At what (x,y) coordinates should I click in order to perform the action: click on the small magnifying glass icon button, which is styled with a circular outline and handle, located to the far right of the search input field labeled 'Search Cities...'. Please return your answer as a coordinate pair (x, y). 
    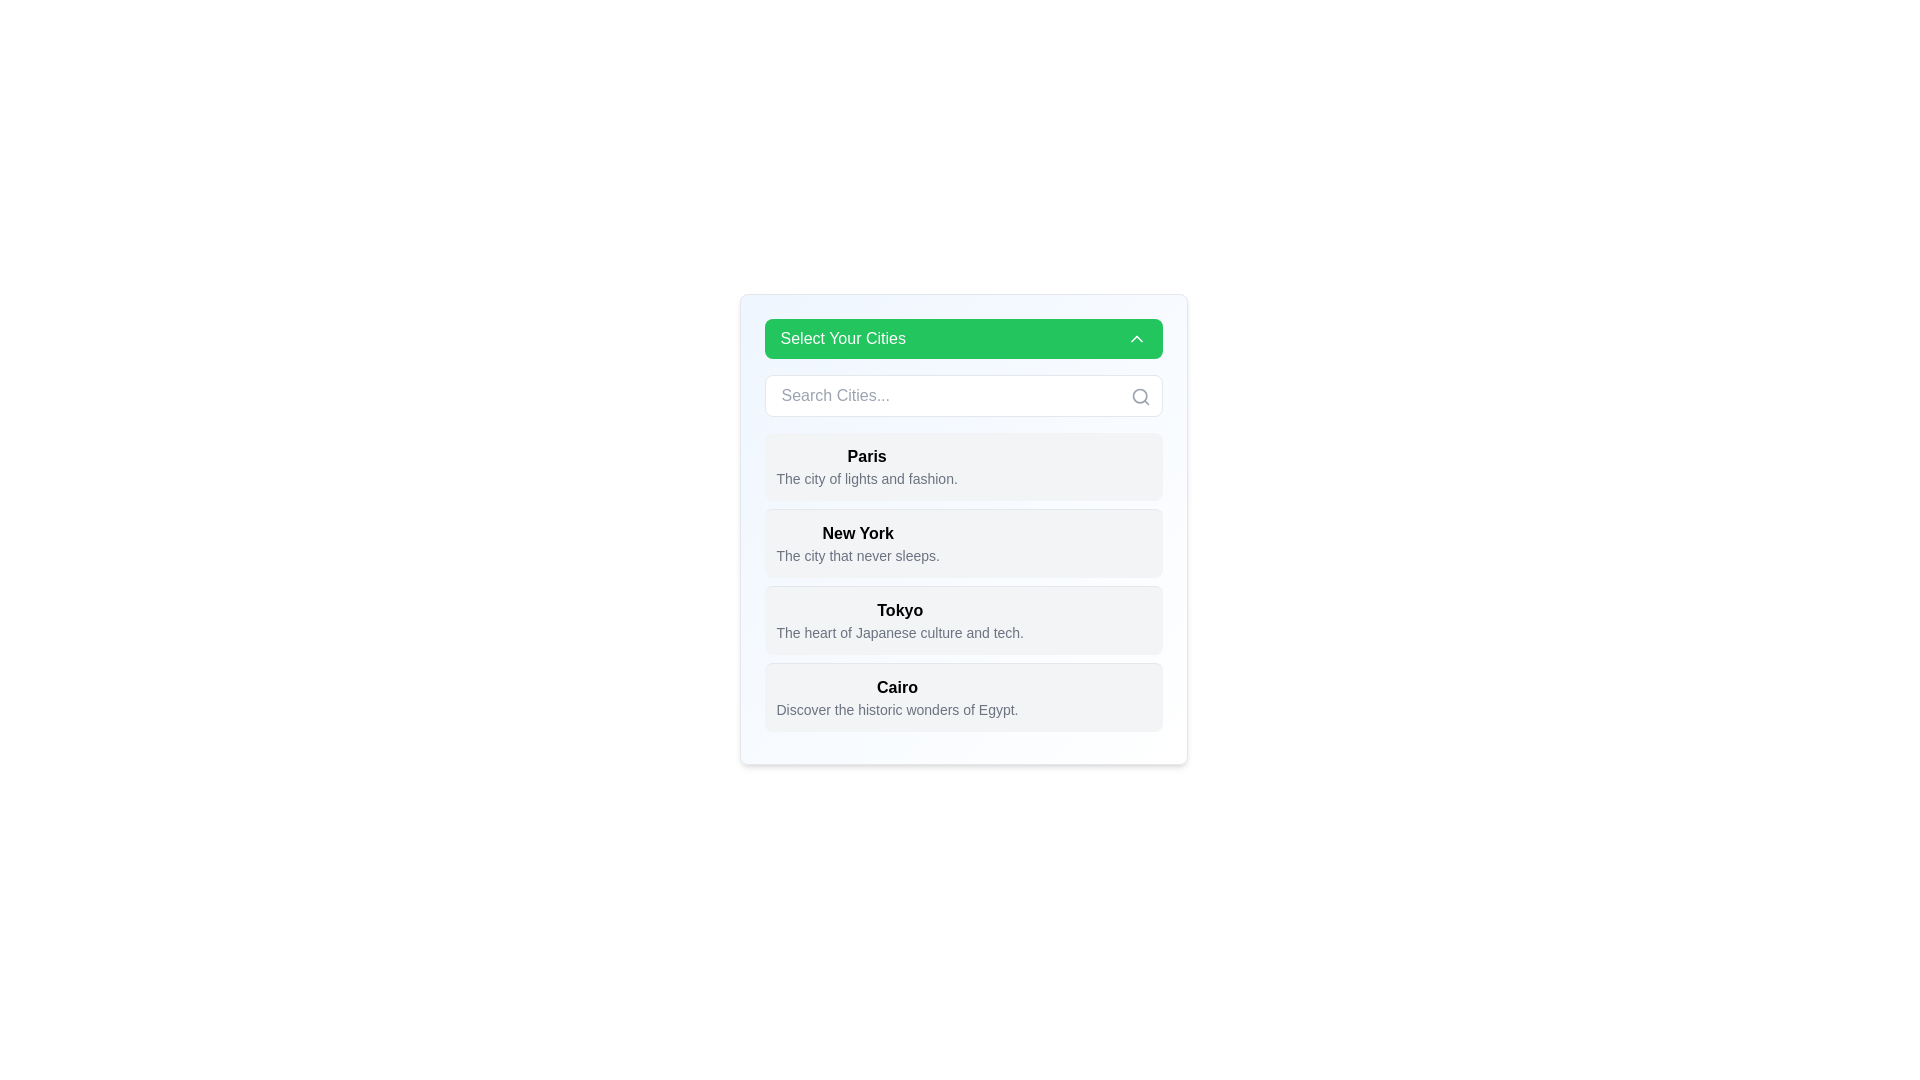
    Looking at the image, I should click on (1140, 397).